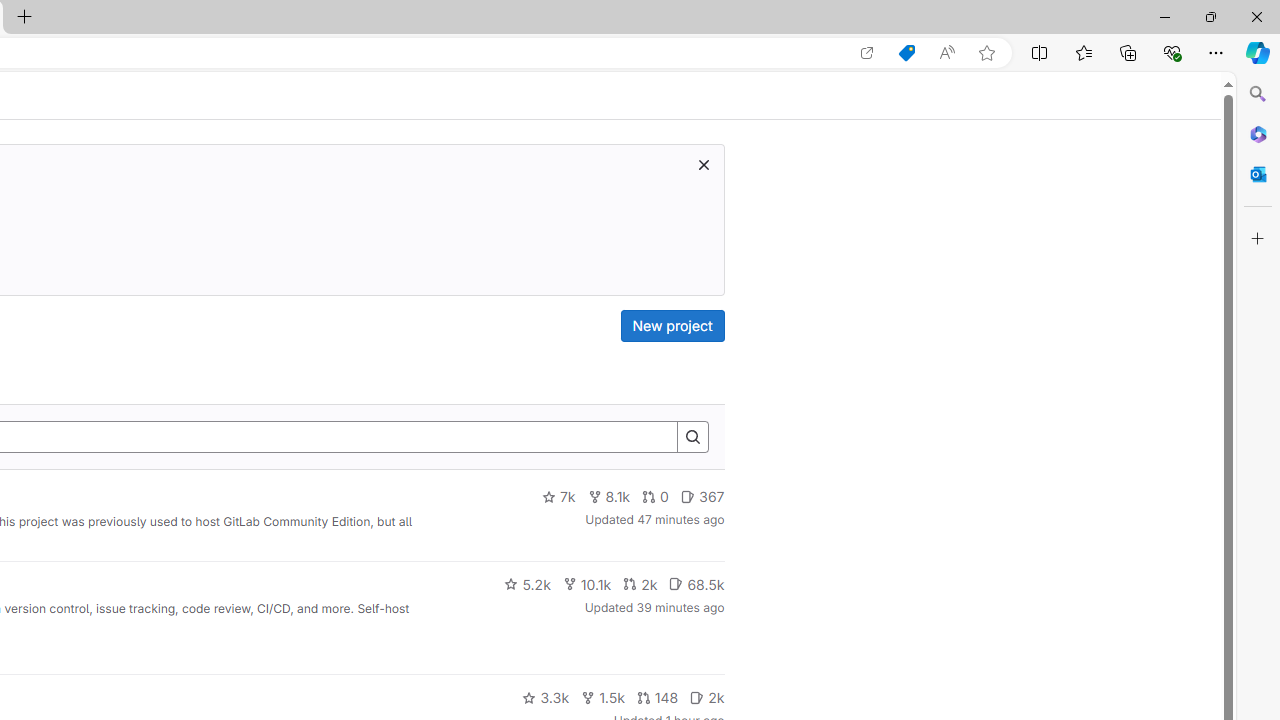 The image size is (1280, 720). Describe the element at coordinates (608, 496) in the screenshot. I see `'8.1k'` at that location.